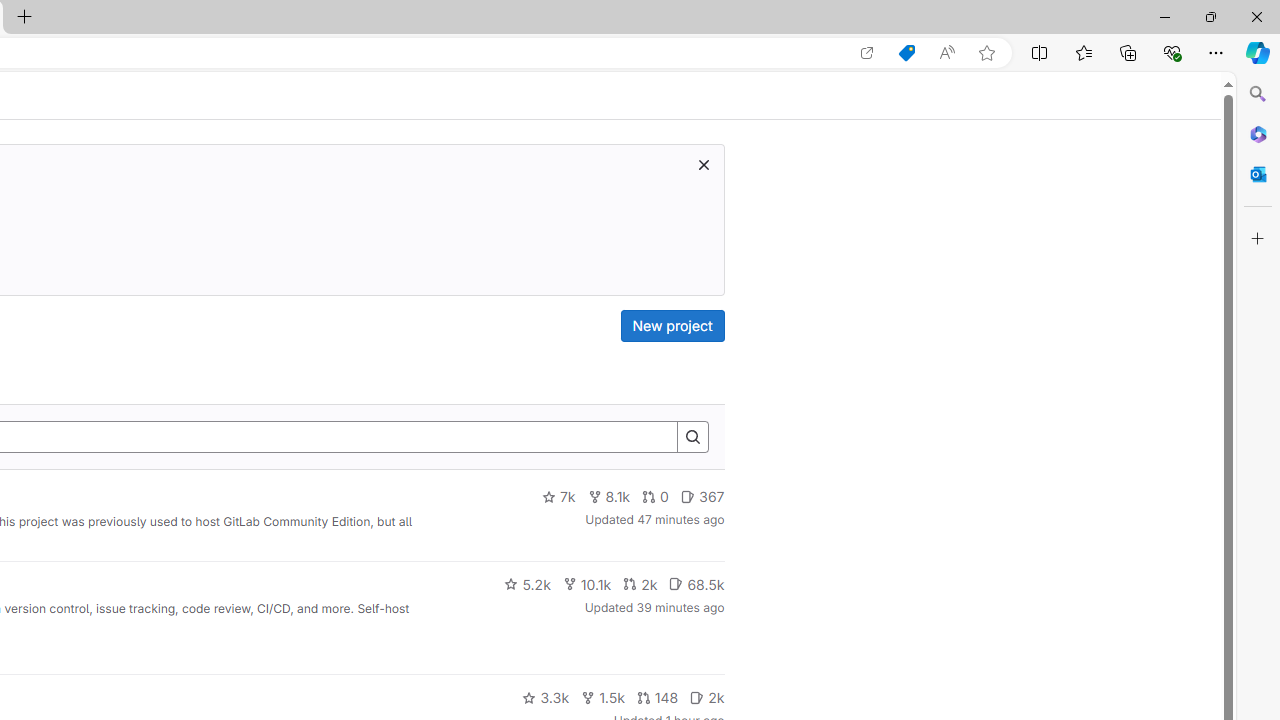 The image size is (1280, 720). Describe the element at coordinates (608, 496) in the screenshot. I see `'8.1k'` at that location.